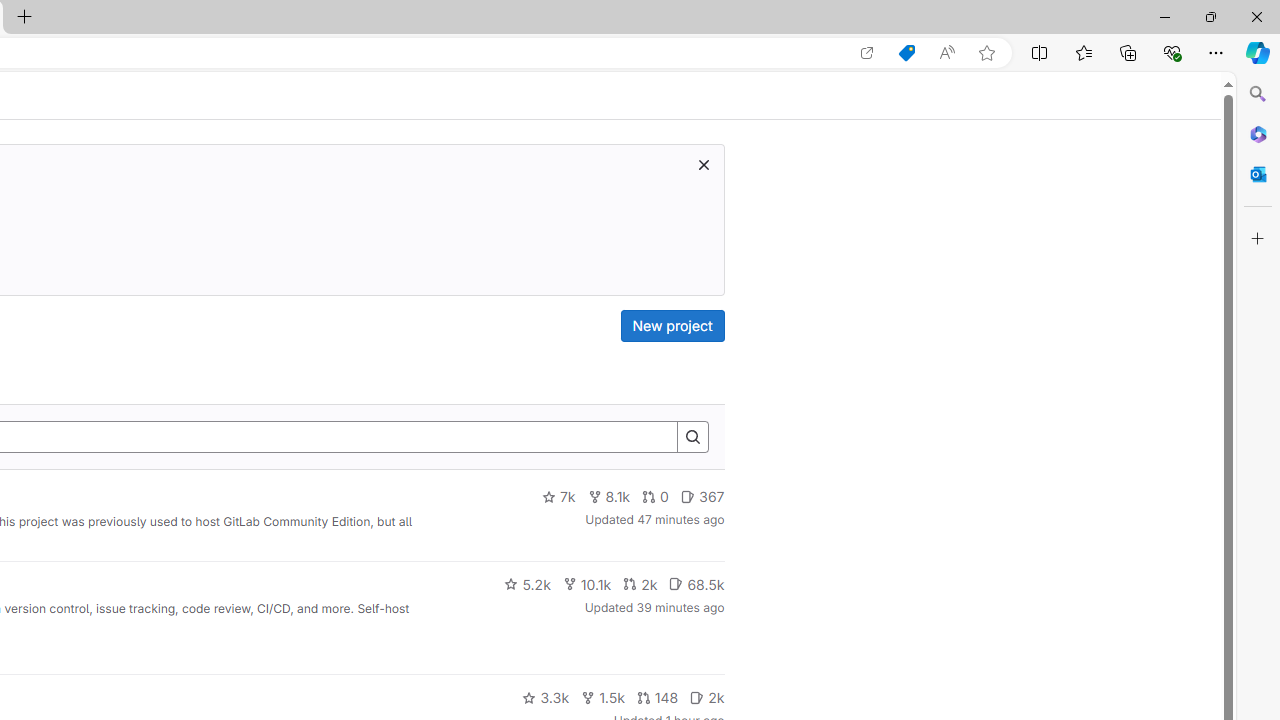 The image size is (1280, 720). Describe the element at coordinates (608, 496) in the screenshot. I see `'8.1k'` at that location.